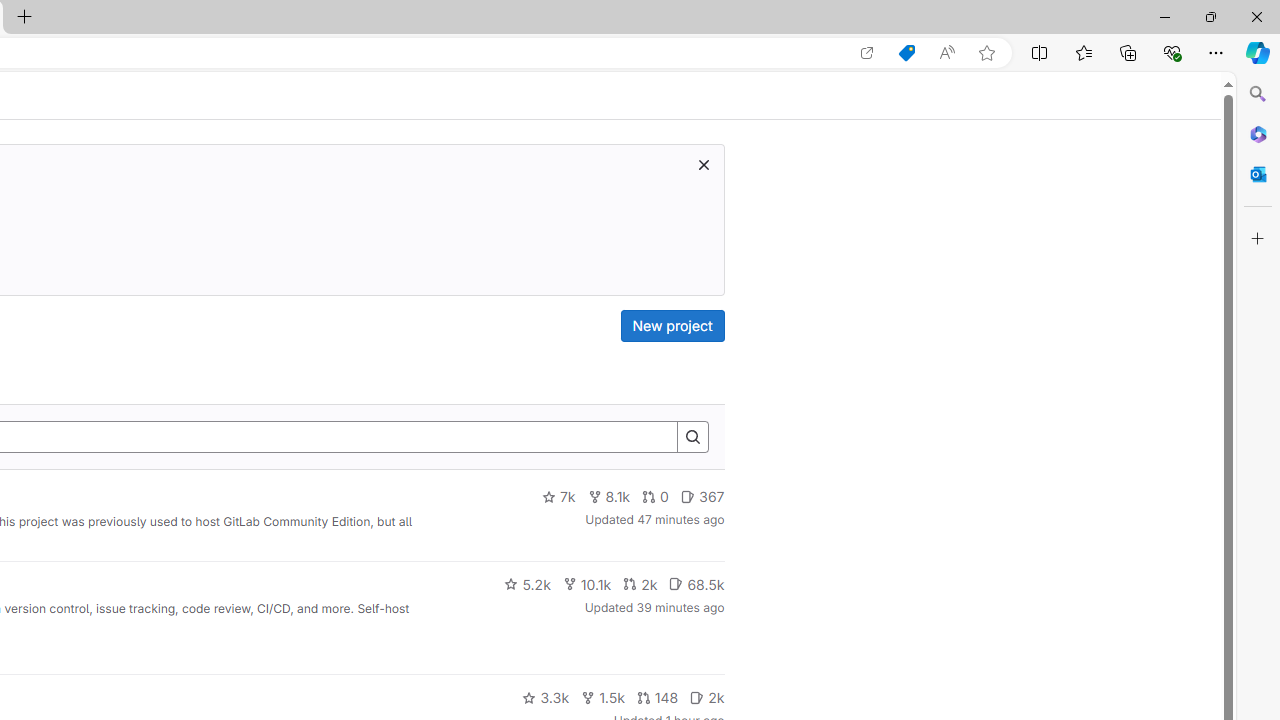 The image size is (1280, 720). Describe the element at coordinates (608, 496) in the screenshot. I see `'8.1k'` at that location.